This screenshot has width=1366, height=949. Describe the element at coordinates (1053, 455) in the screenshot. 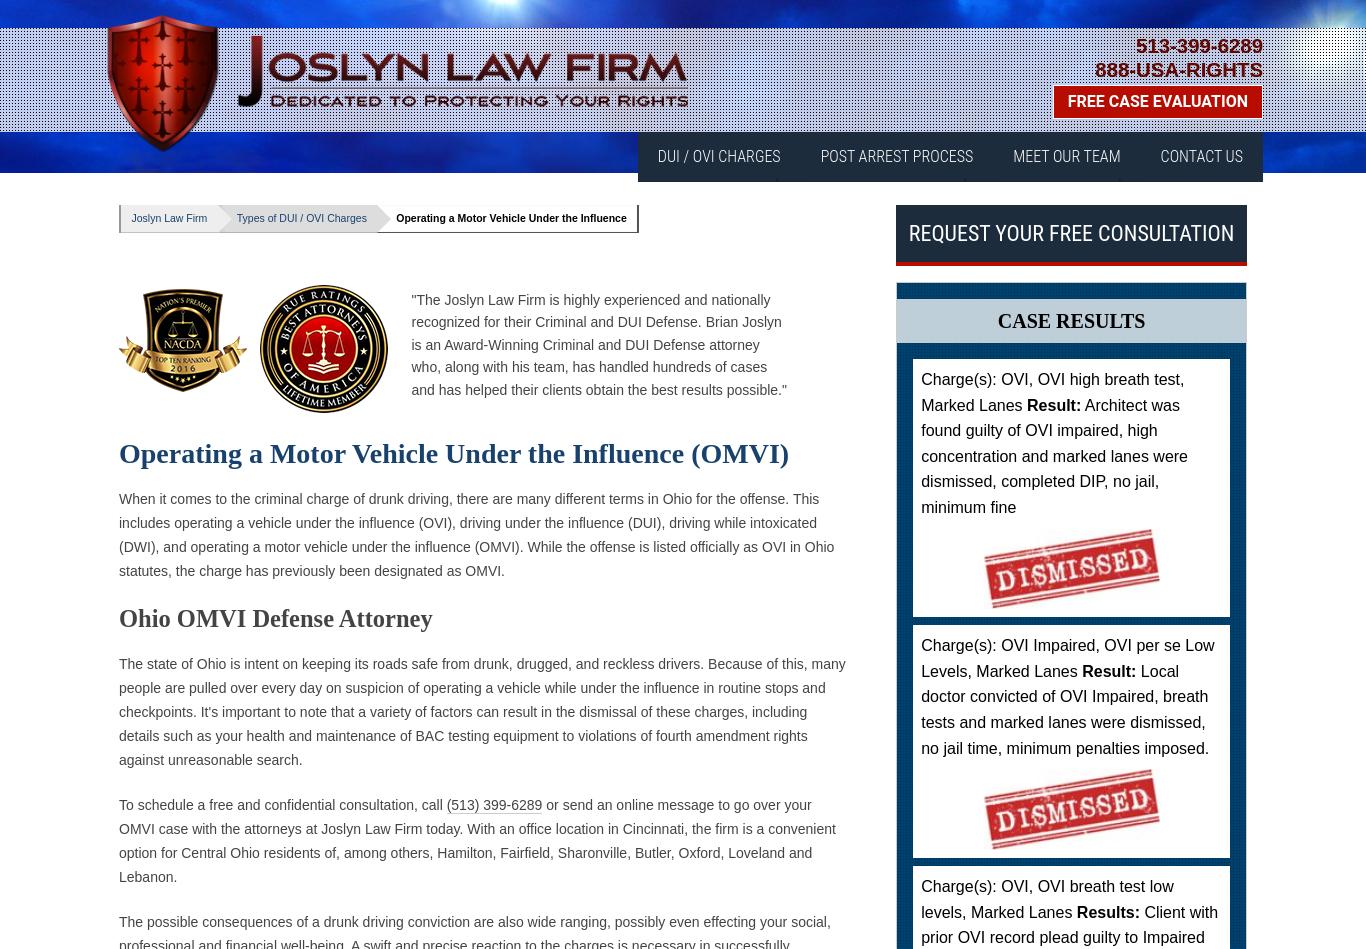

I see `'Architect was found guilty of OVI impaired, high concentration and marked lanes were dismissed, completed DIP, no jail, minimum fine'` at that location.